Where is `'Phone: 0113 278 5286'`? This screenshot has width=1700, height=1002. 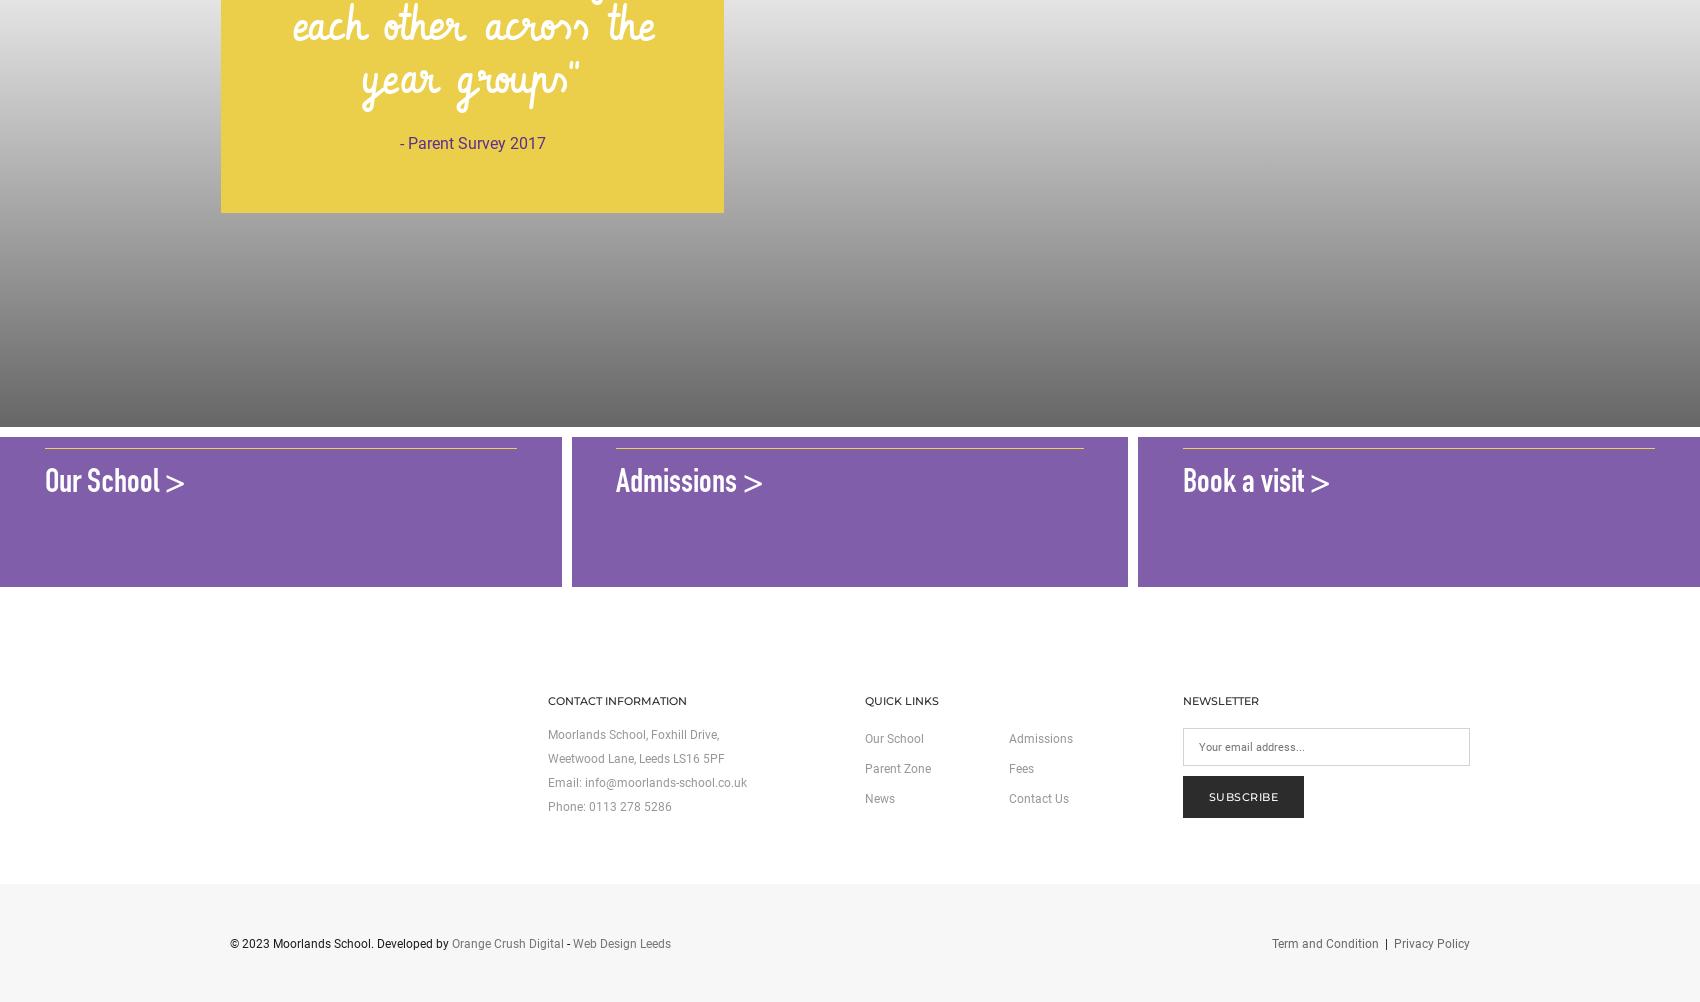 'Phone: 0113 278 5286' is located at coordinates (607, 806).